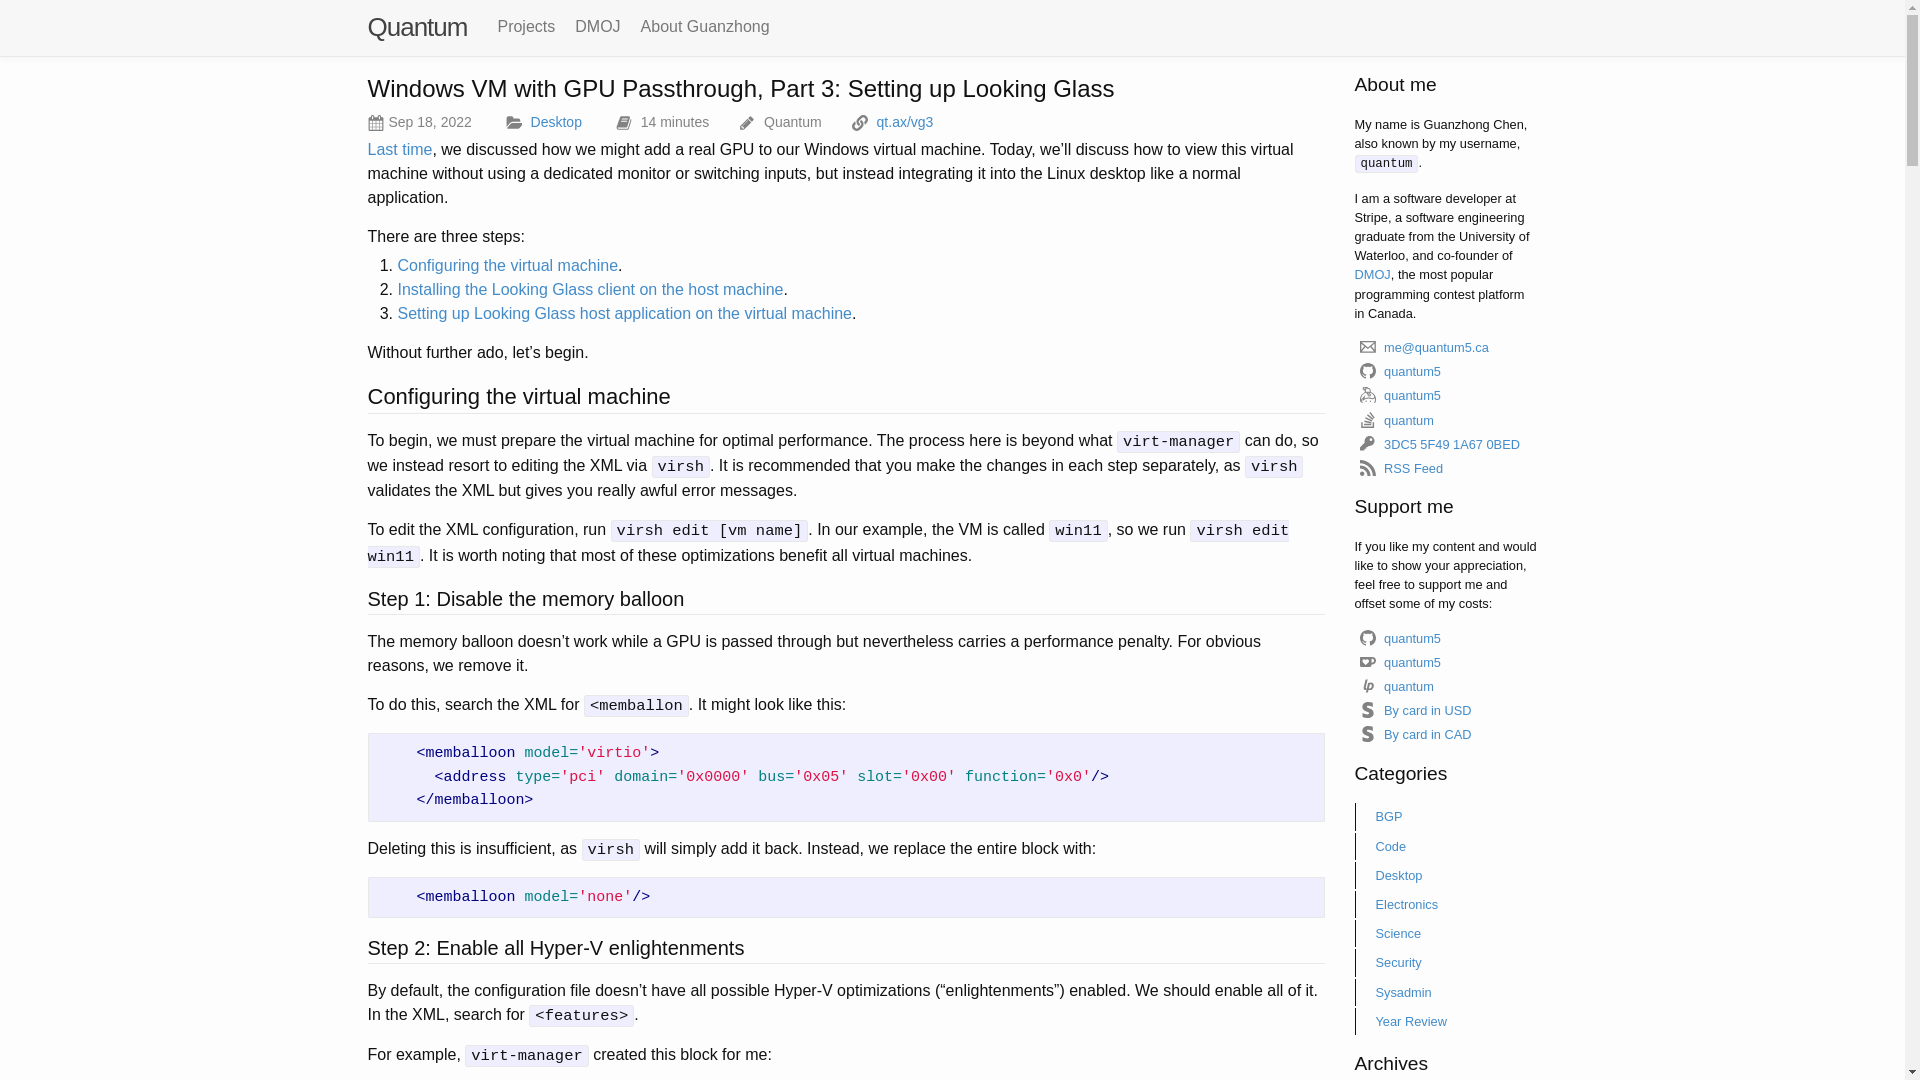 The width and height of the screenshot is (1920, 1080). I want to click on 'quantum5', so click(1398, 638).